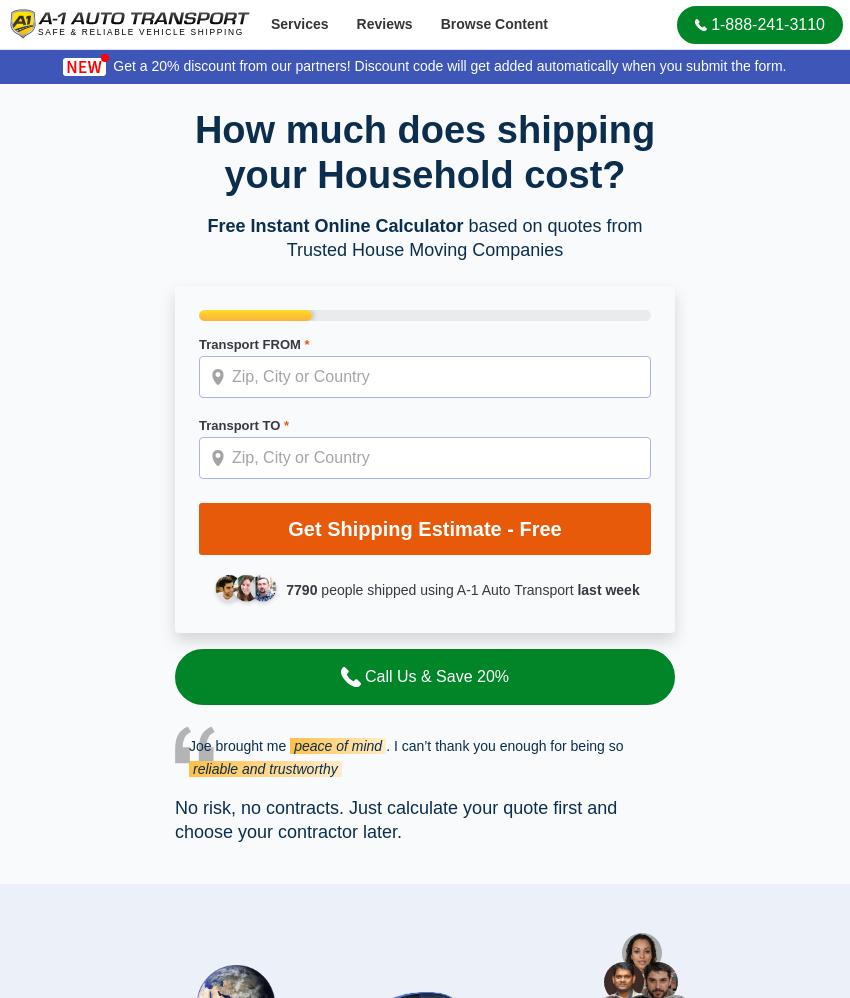  Describe the element at coordinates (766, 23) in the screenshot. I see `'1-888-241-3110'` at that location.